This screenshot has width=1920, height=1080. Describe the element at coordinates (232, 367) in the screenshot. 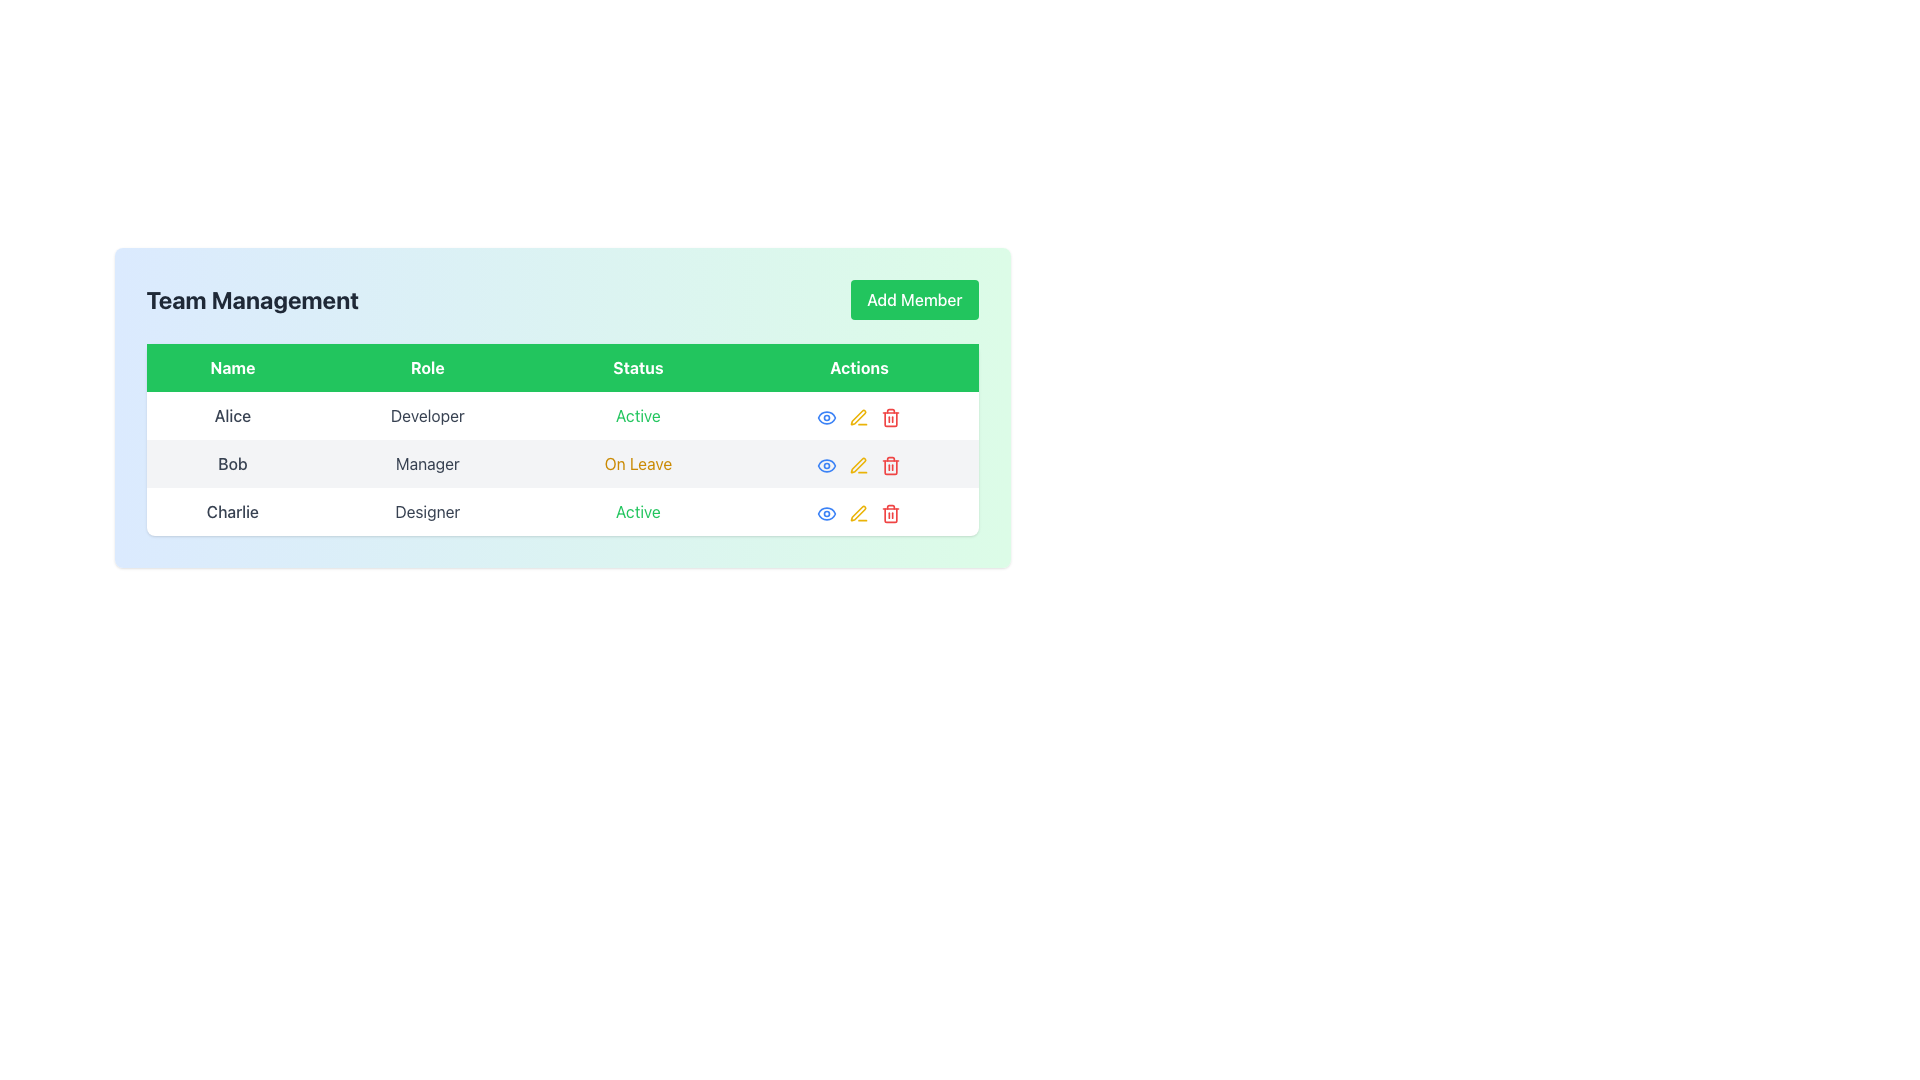

I see `the 'Name' text label, which is a green rectangular header with white bold text, located at the top-left of the table` at that location.